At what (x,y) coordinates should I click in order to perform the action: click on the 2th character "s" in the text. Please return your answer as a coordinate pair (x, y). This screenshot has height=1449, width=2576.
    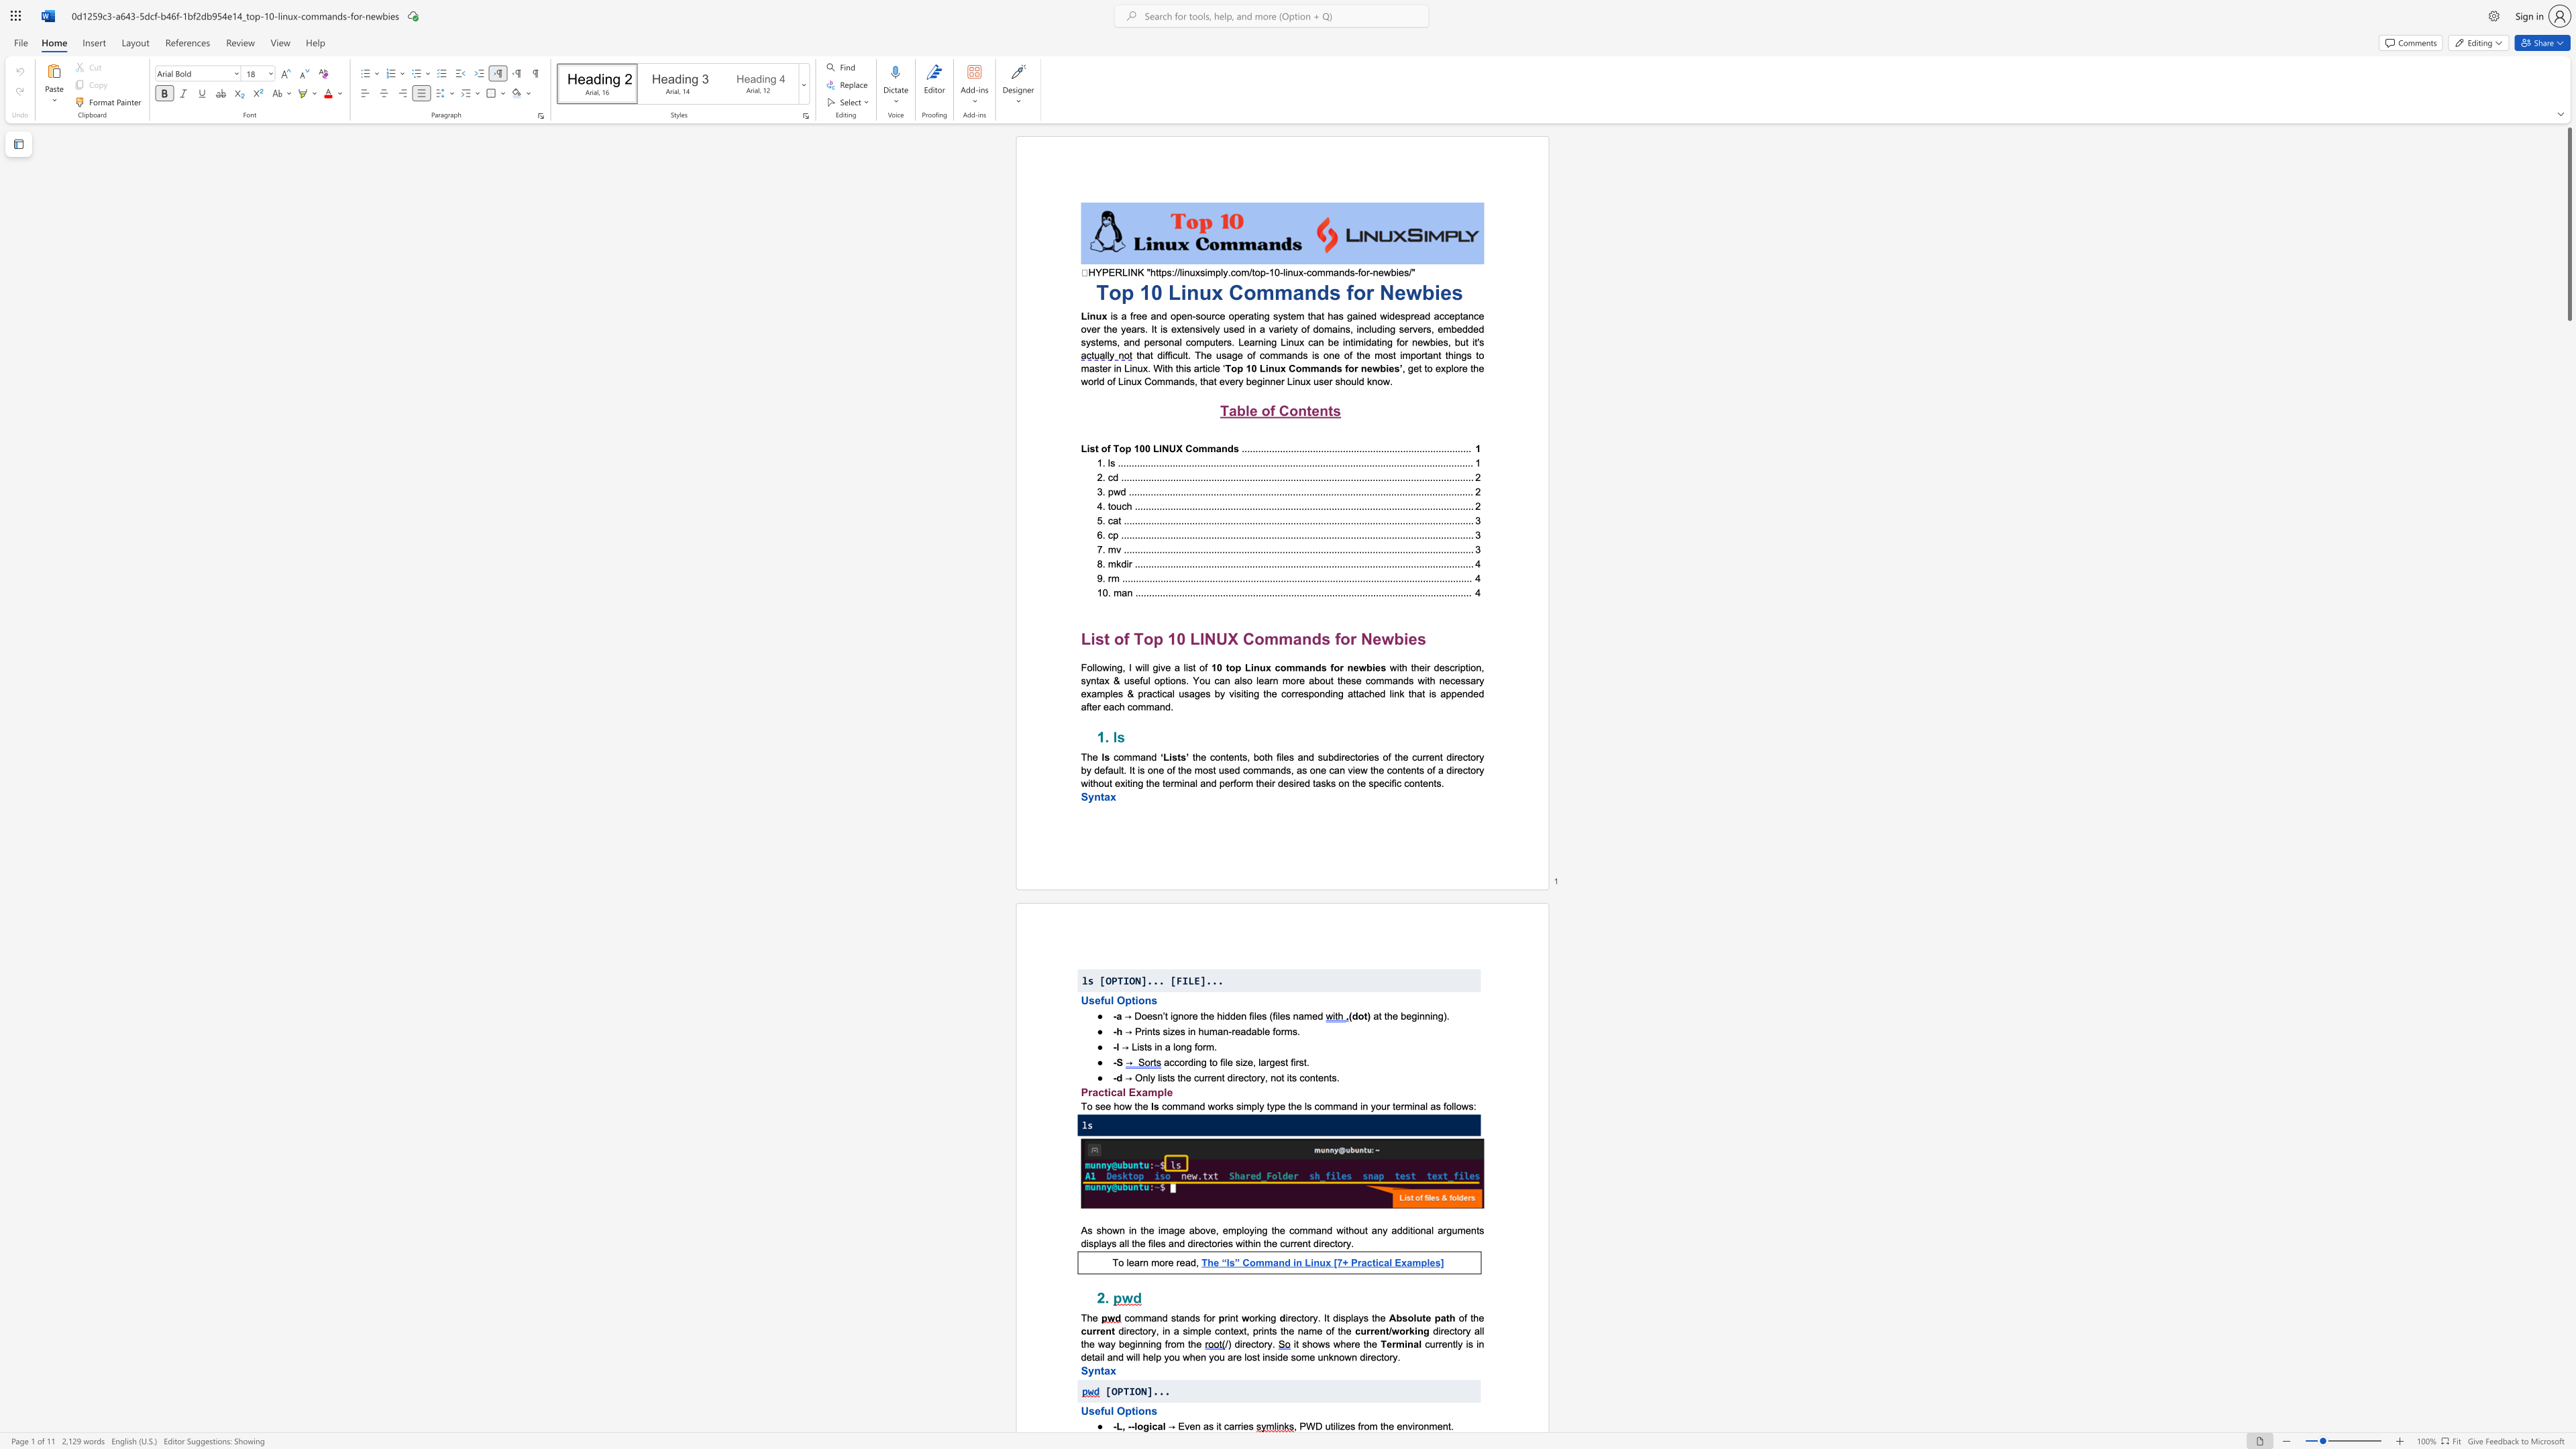
    Looking at the image, I should click on (1153, 1409).